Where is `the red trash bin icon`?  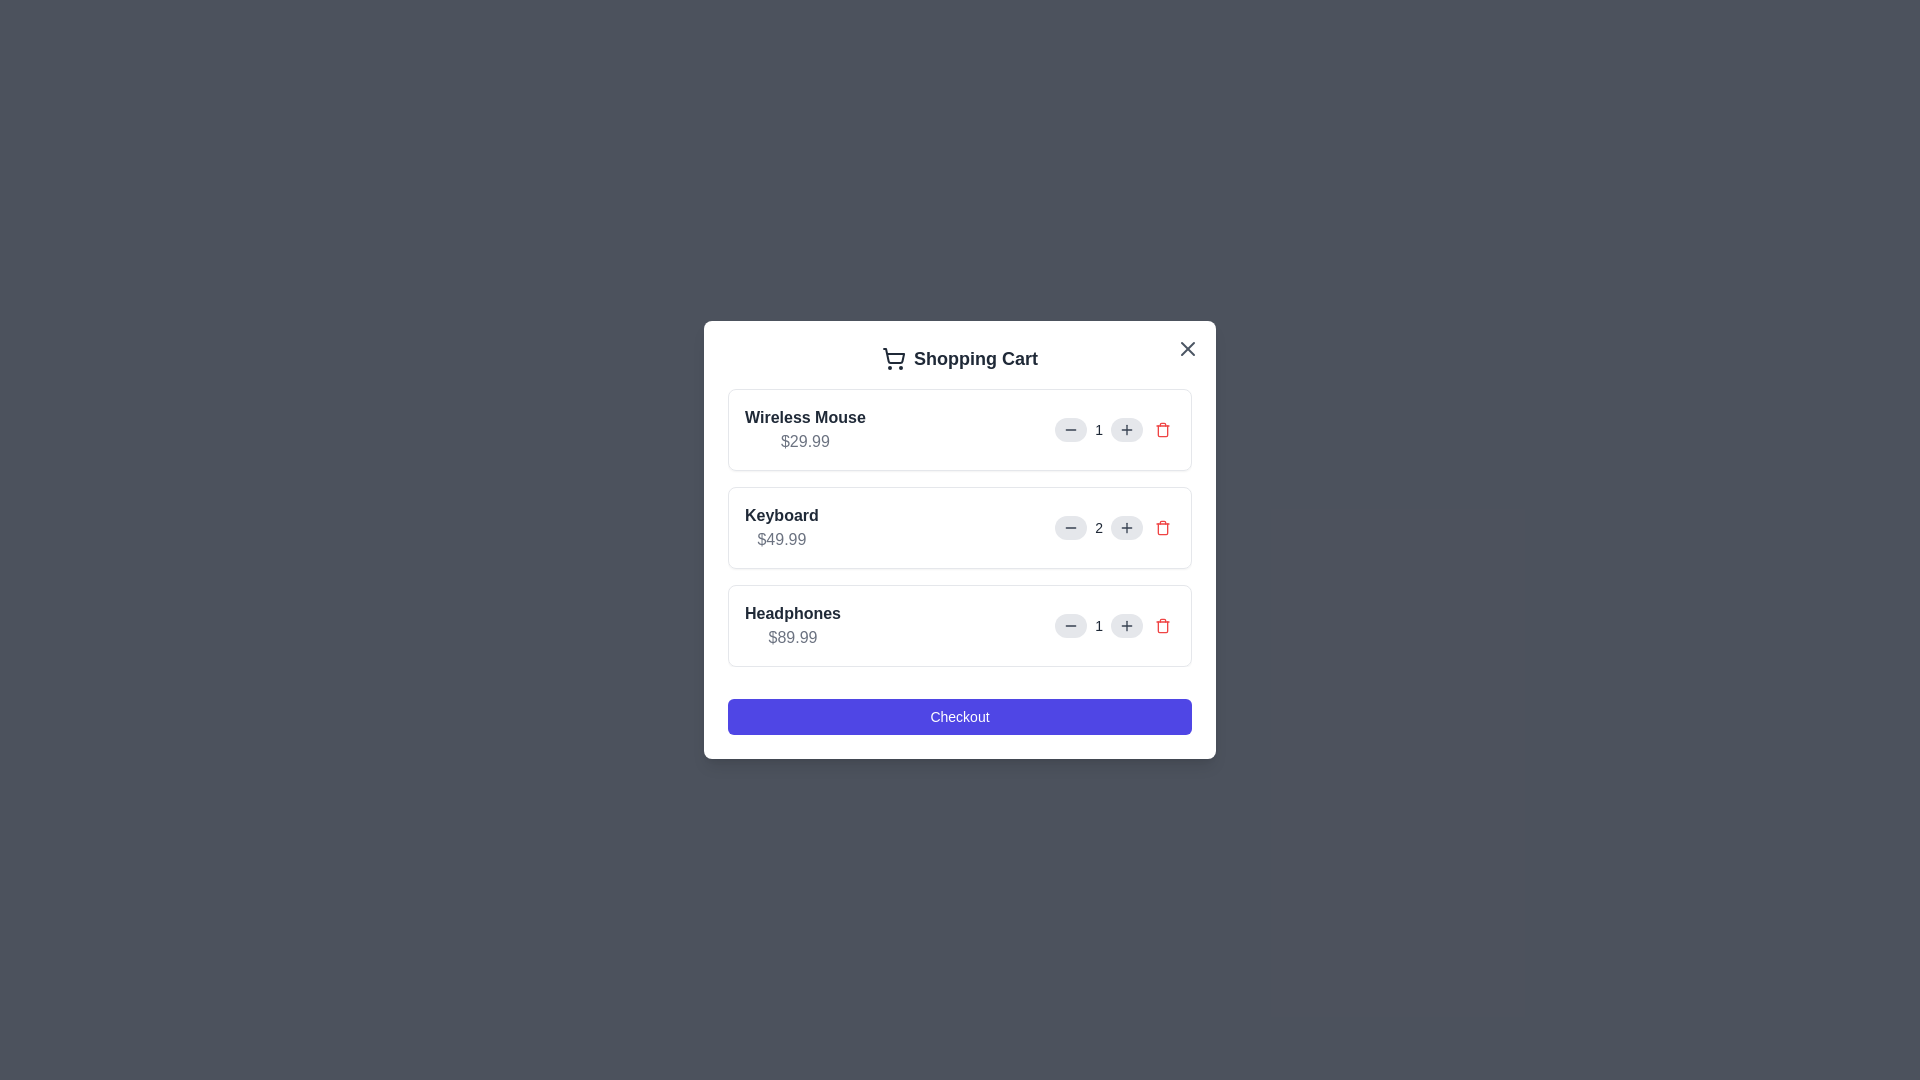
the red trash bin icon is located at coordinates (1162, 527).